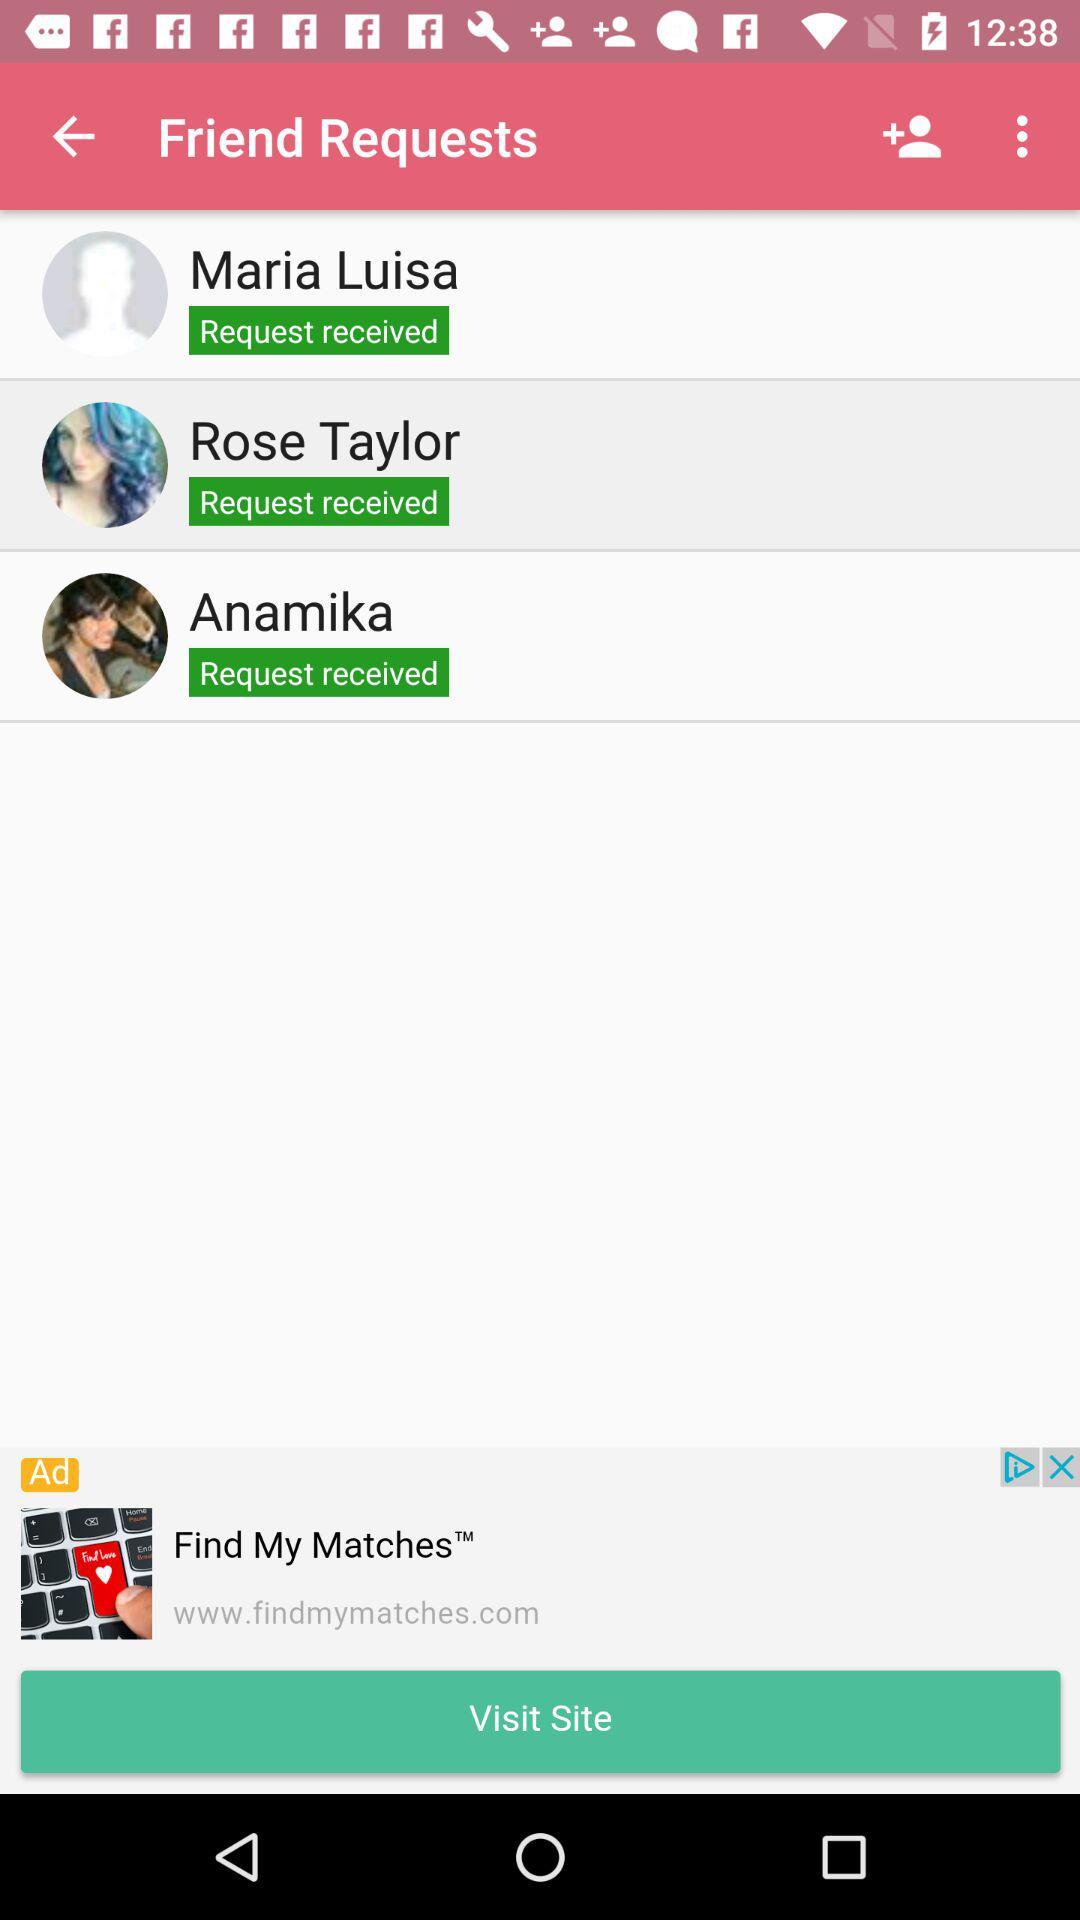 The image size is (1080, 1920). Describe the element at coordinates (104, 464) in the screenshot. I see `profile photo` at that location.